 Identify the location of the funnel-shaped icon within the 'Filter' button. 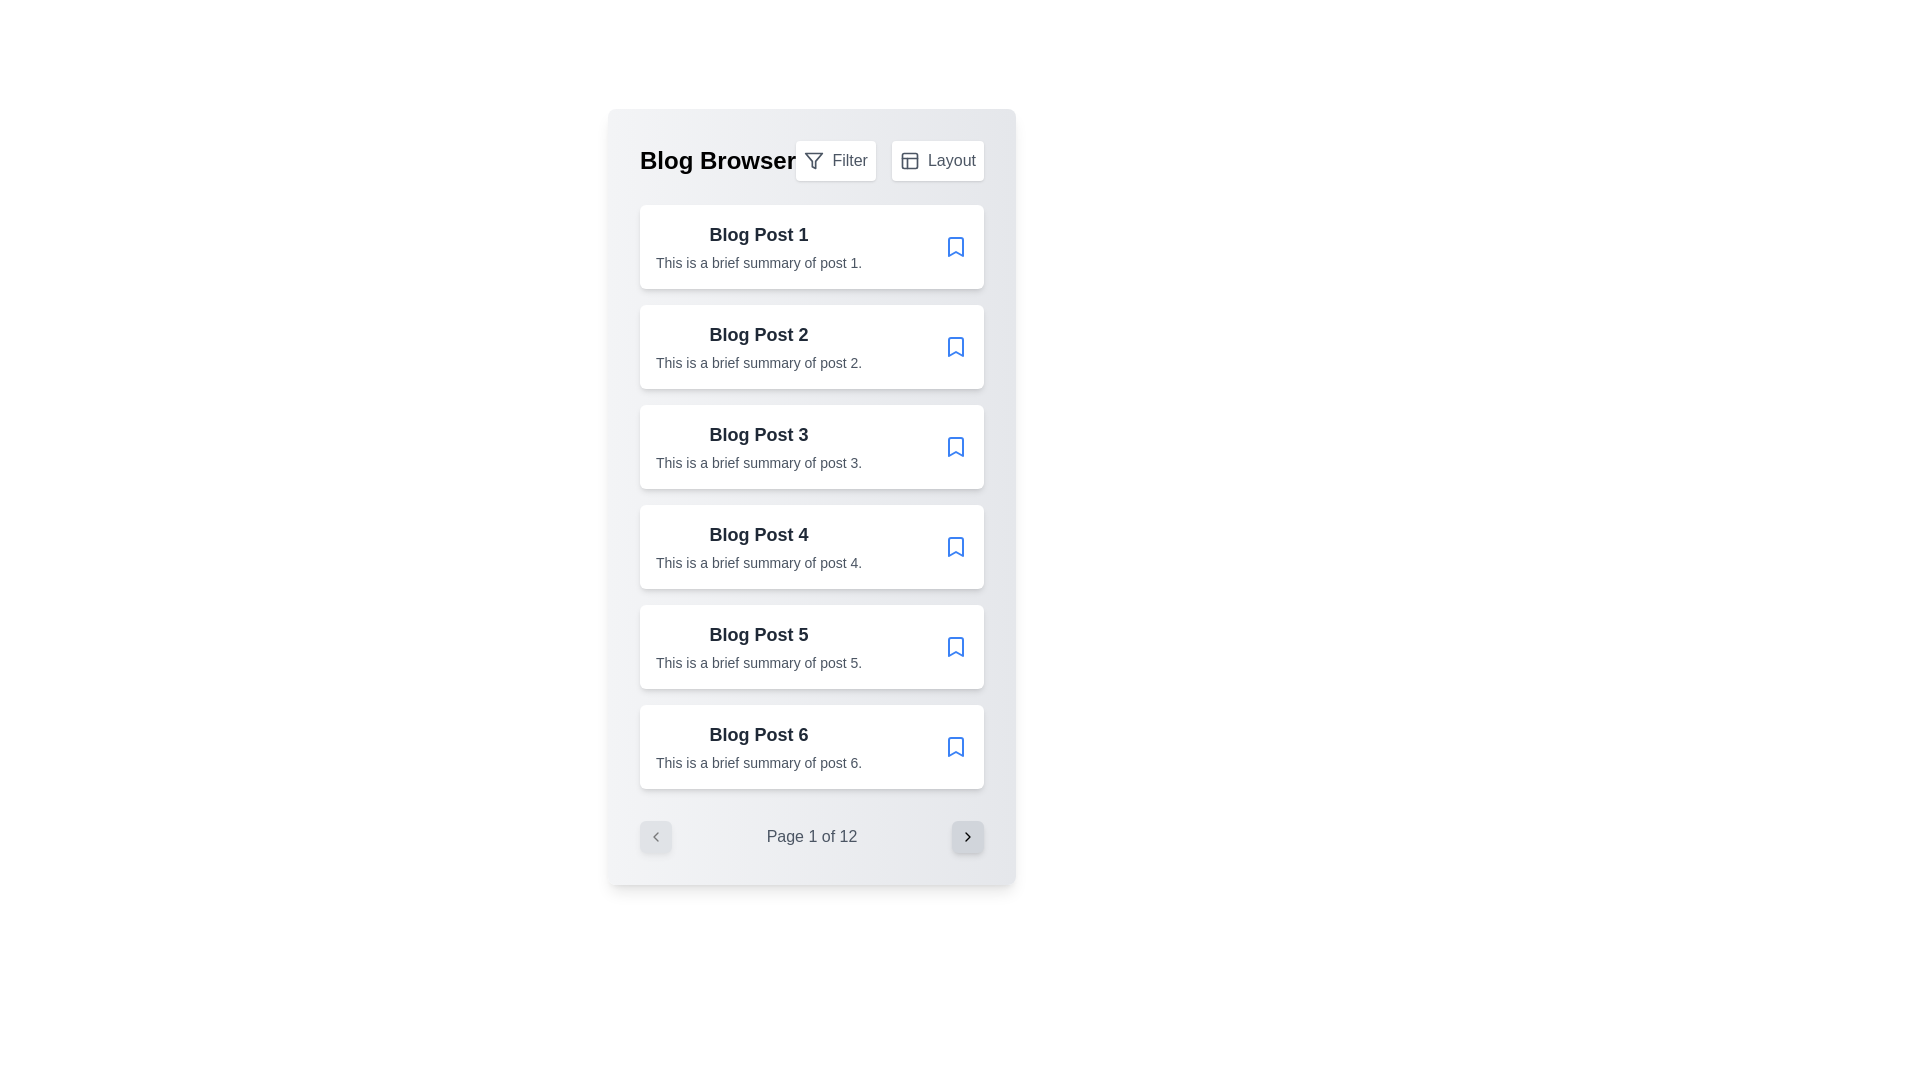
(814, 160).